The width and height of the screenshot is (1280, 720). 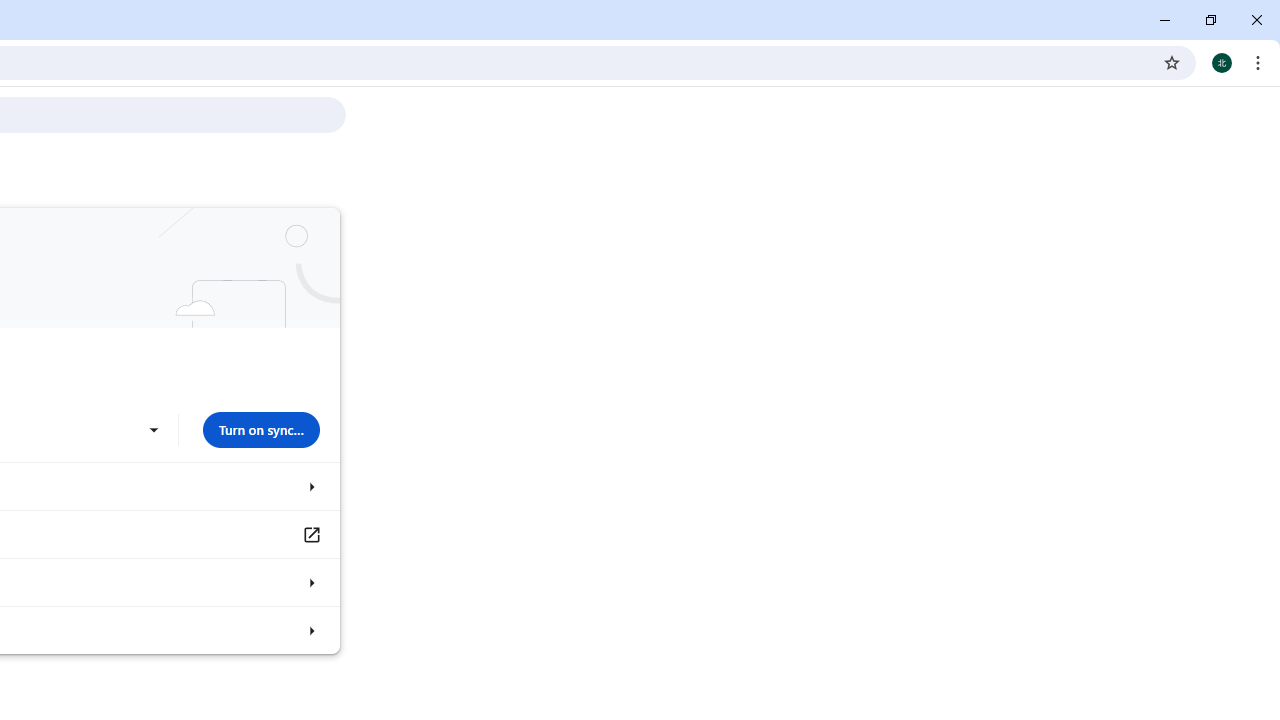 What do you see at coordinates (152, 429) in the screenshot?
I see `'Use another account'` at bounding box center [152, 429].